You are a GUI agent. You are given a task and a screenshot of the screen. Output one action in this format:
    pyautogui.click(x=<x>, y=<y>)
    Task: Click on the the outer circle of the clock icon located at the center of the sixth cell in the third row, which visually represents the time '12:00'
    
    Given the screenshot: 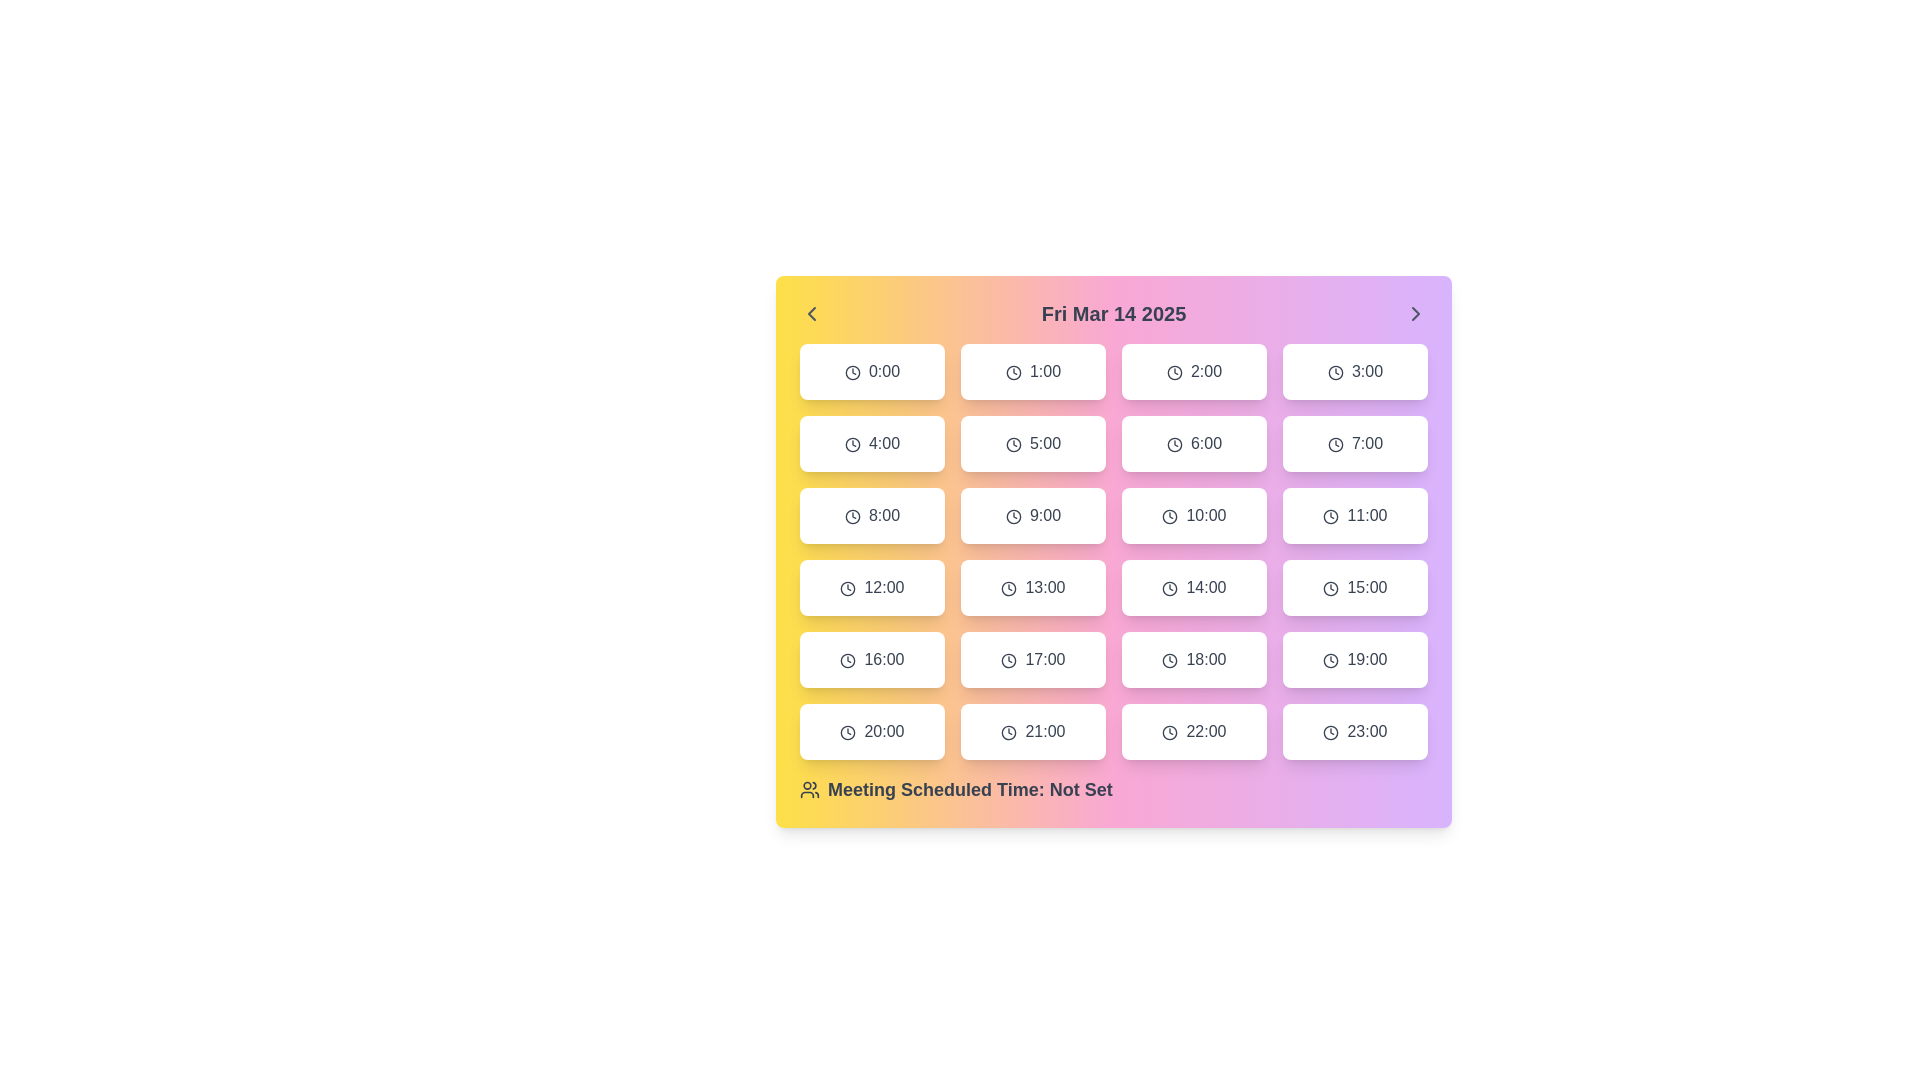 What is the action you would take?
    pyautogui.click(x=848, y=587)
    